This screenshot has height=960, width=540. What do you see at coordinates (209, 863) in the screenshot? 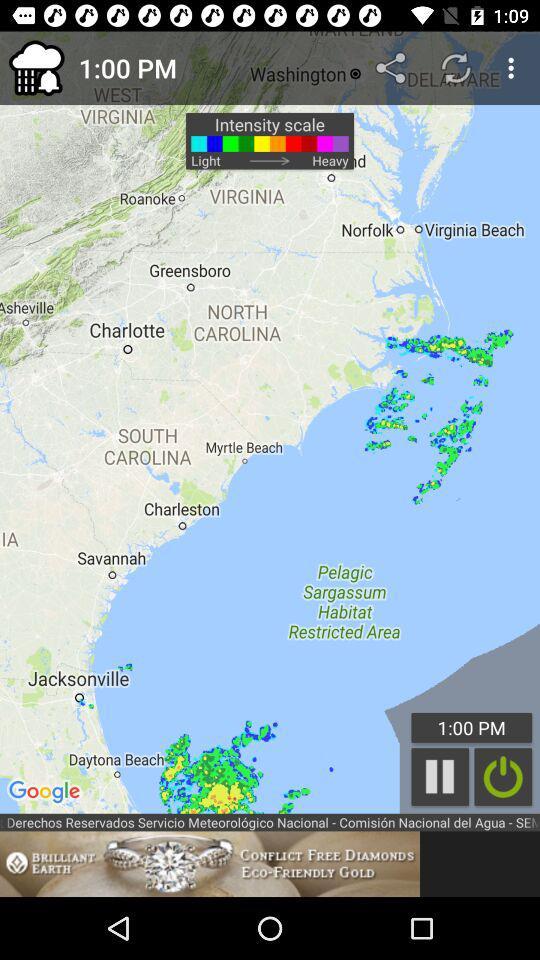
I see `open advertisement` at bounding box center [209, 863].